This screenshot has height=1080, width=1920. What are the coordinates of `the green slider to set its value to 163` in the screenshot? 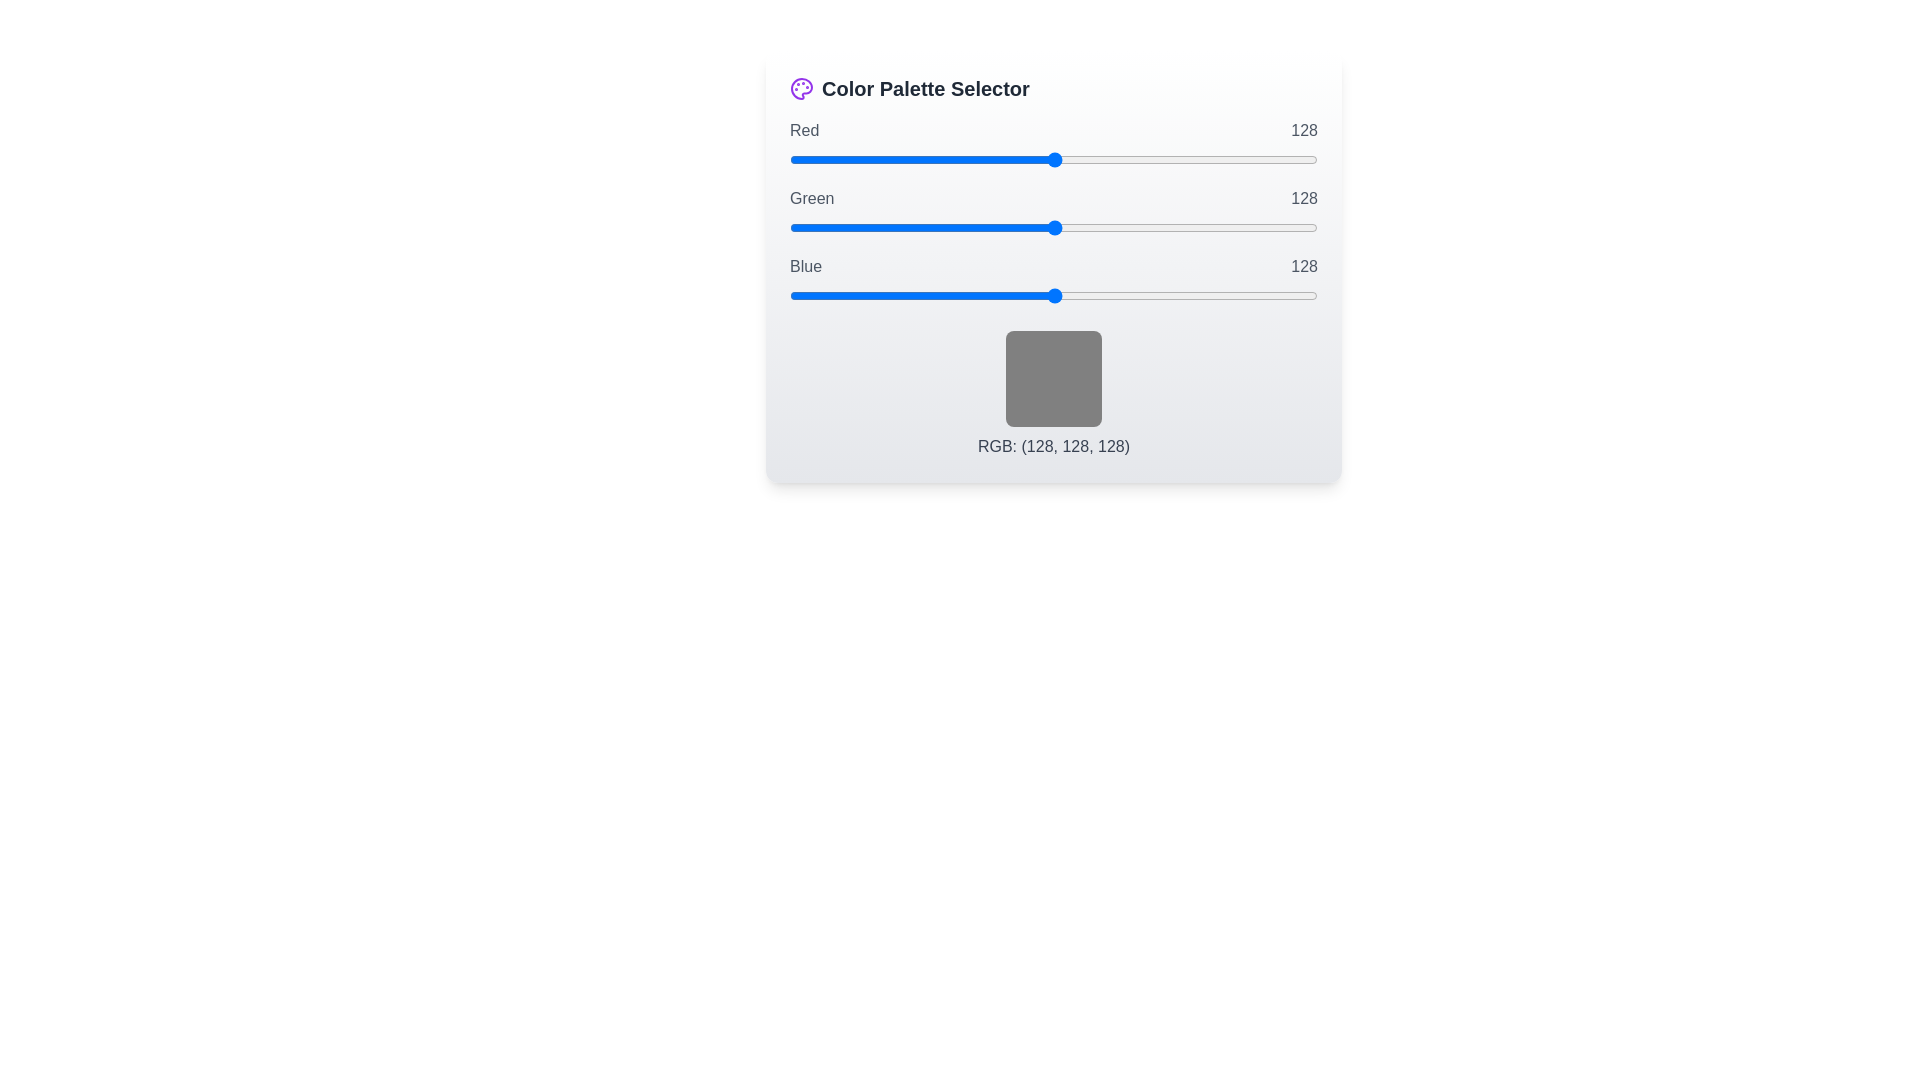 It's located at (1127, 226).